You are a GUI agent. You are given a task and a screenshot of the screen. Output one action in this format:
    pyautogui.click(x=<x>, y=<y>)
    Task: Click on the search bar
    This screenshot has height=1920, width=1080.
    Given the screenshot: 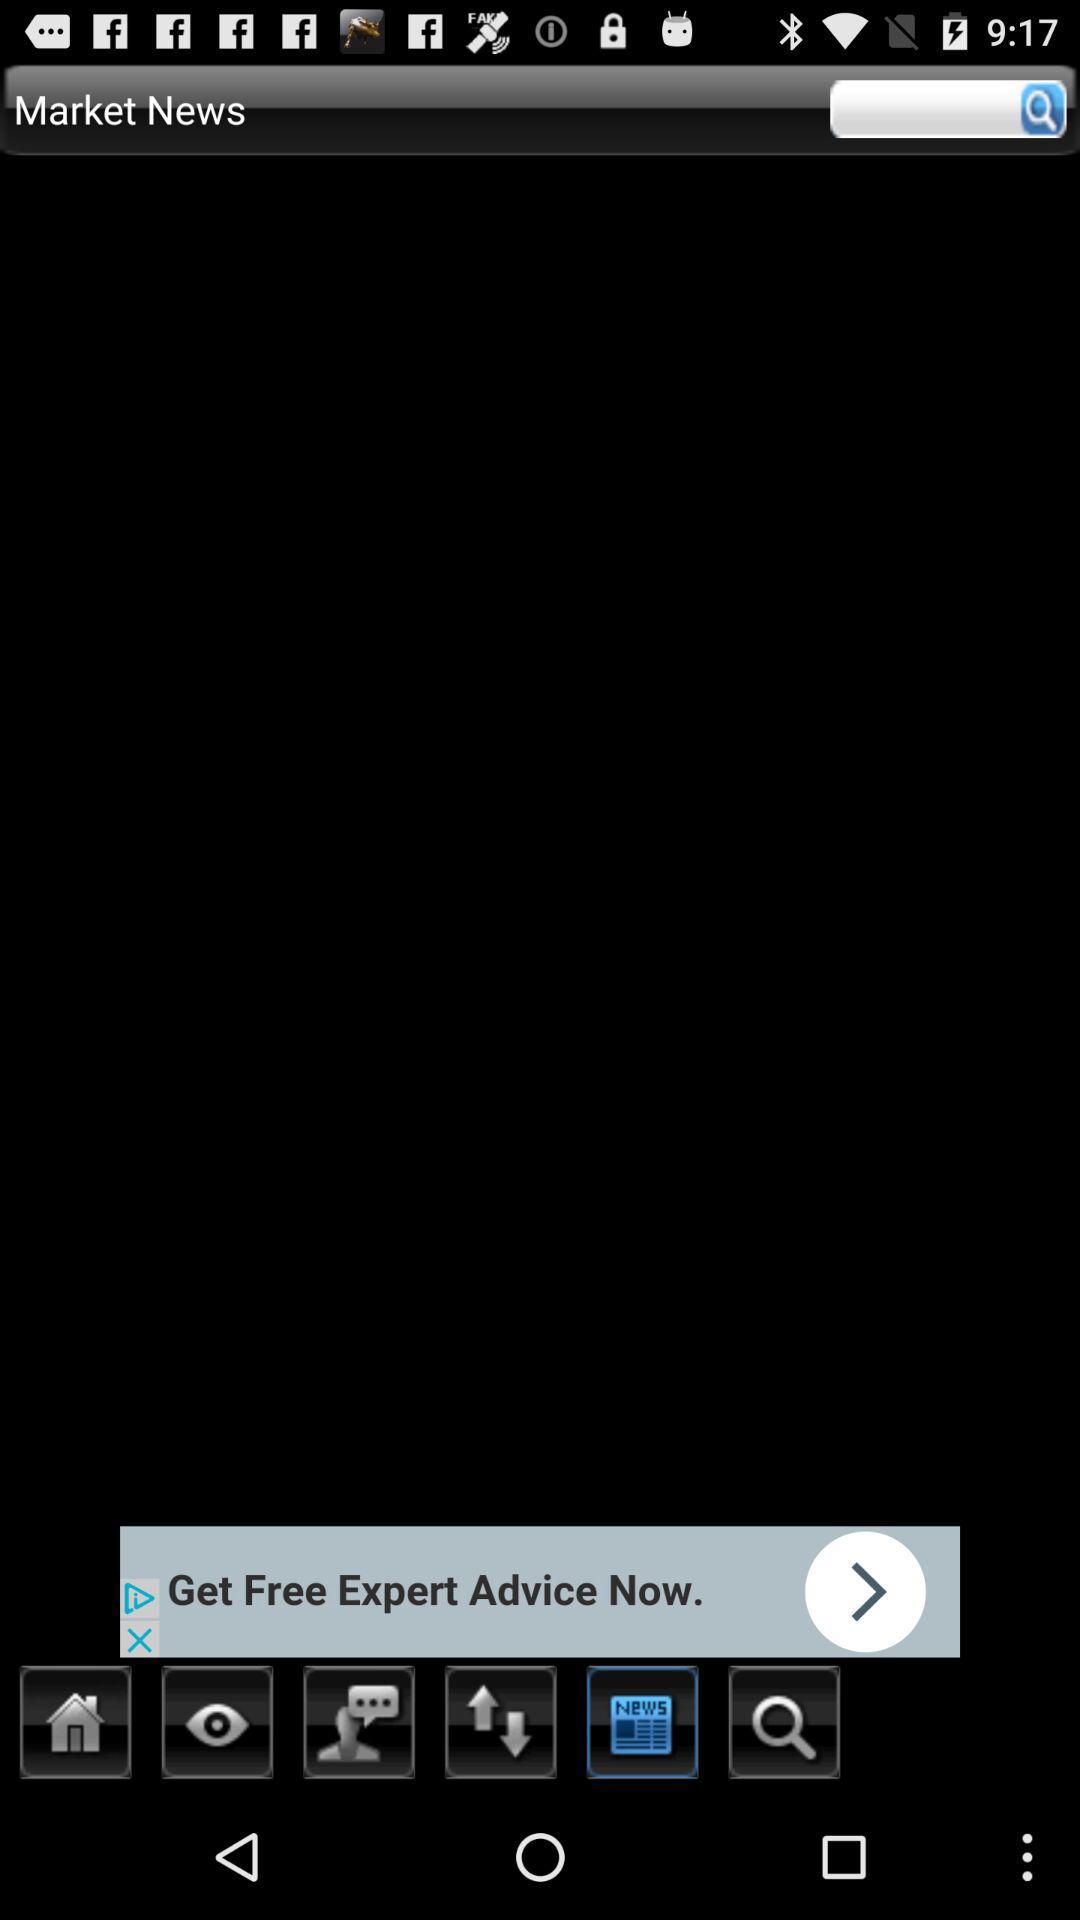 What is the action you would take?
    pyautogui.click(x=947, y=108)
    